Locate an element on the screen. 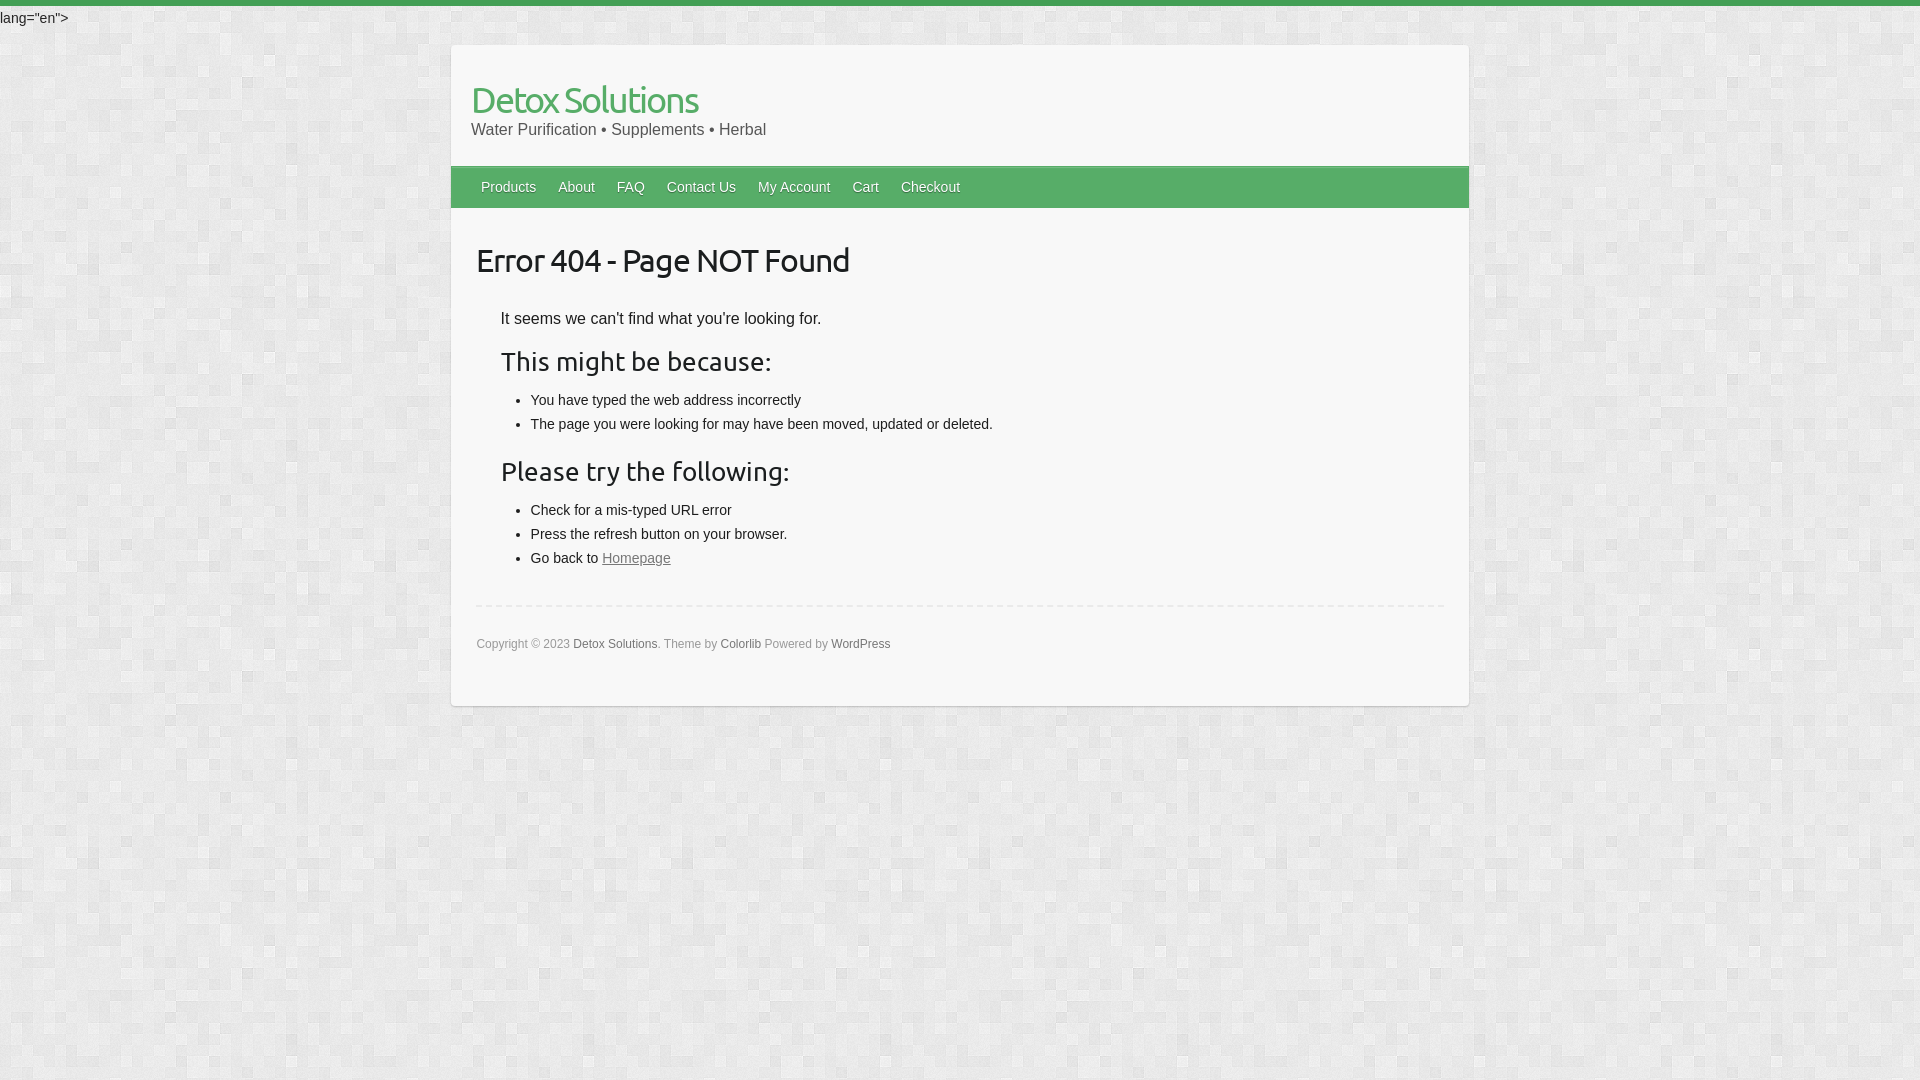 The height and width of the screenshot is (1080, 1920). 'Colorlib' is located at coordinates (740, 644).